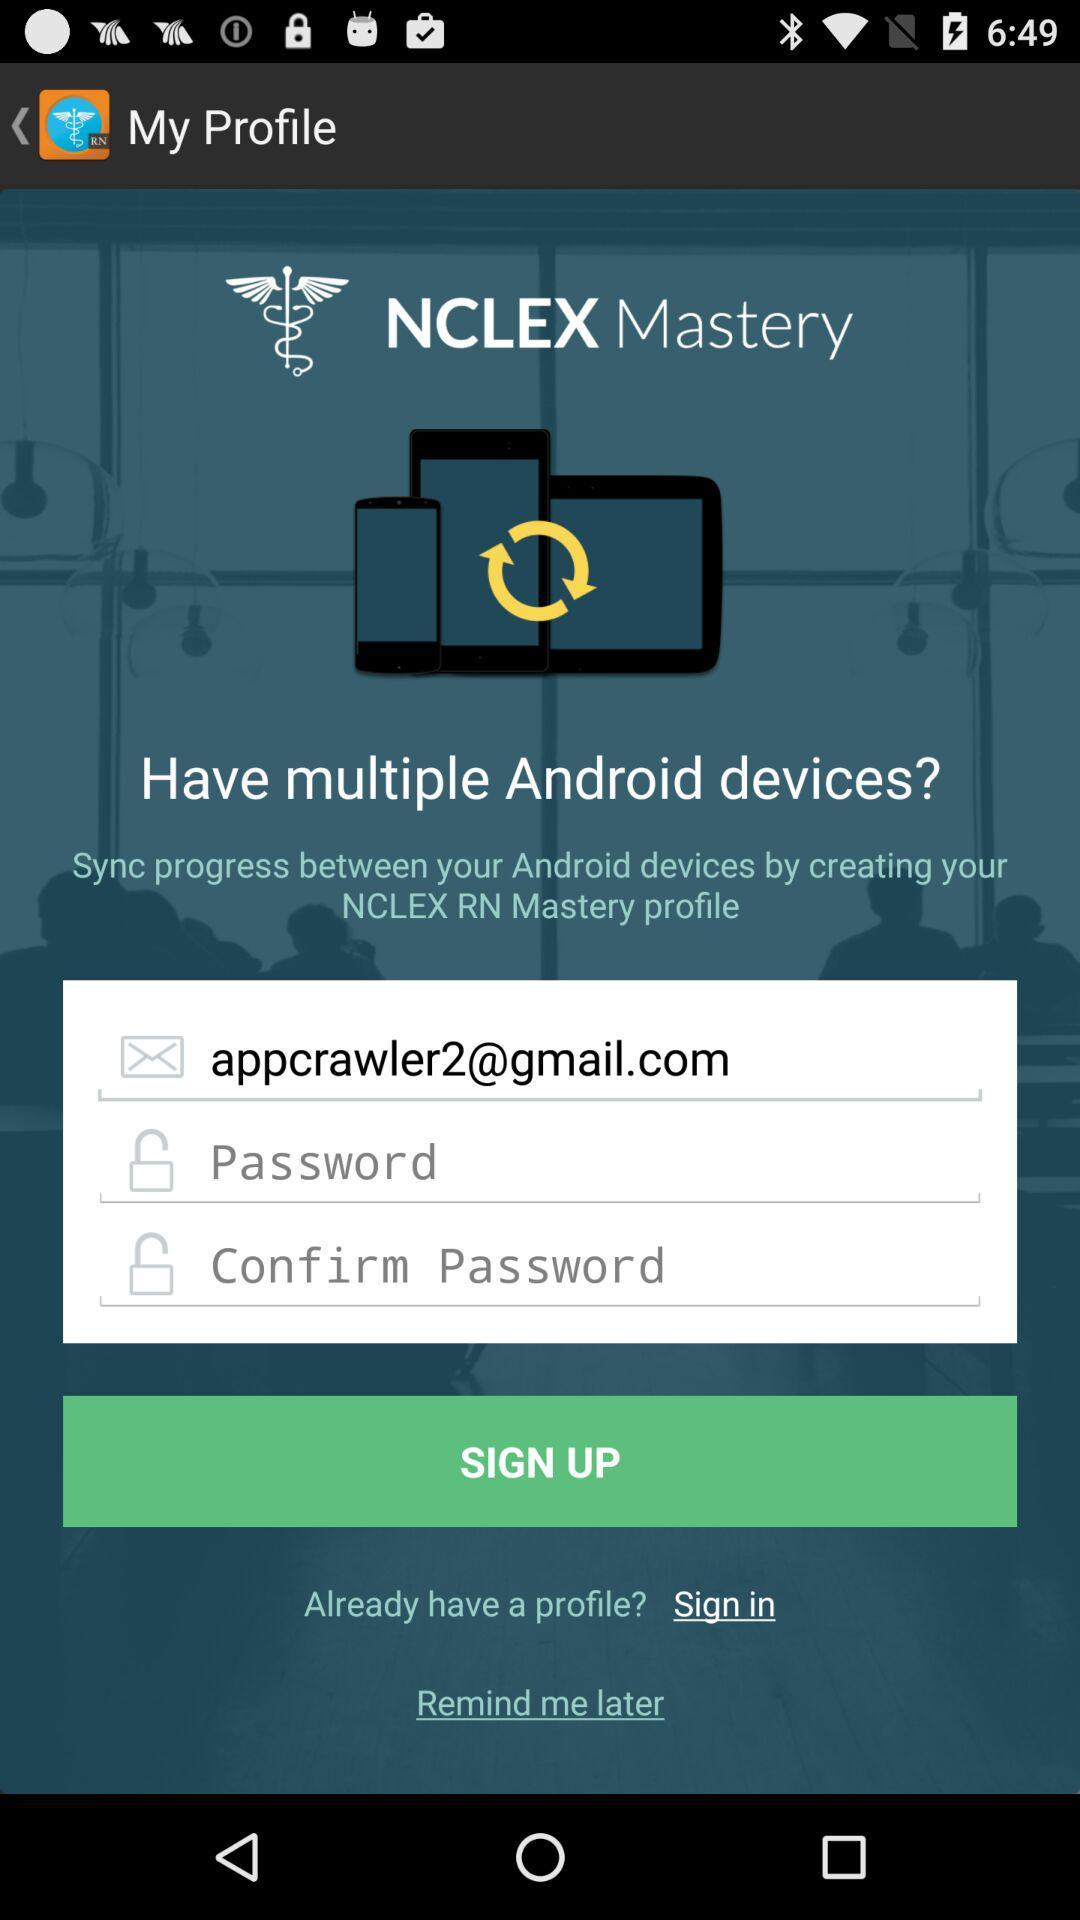 The width and height of the screenshot is (1080, 1920). What do you see at coordinates (540, 1161) in the screenshot?
I see `password` at bounding box center [540, 1161].